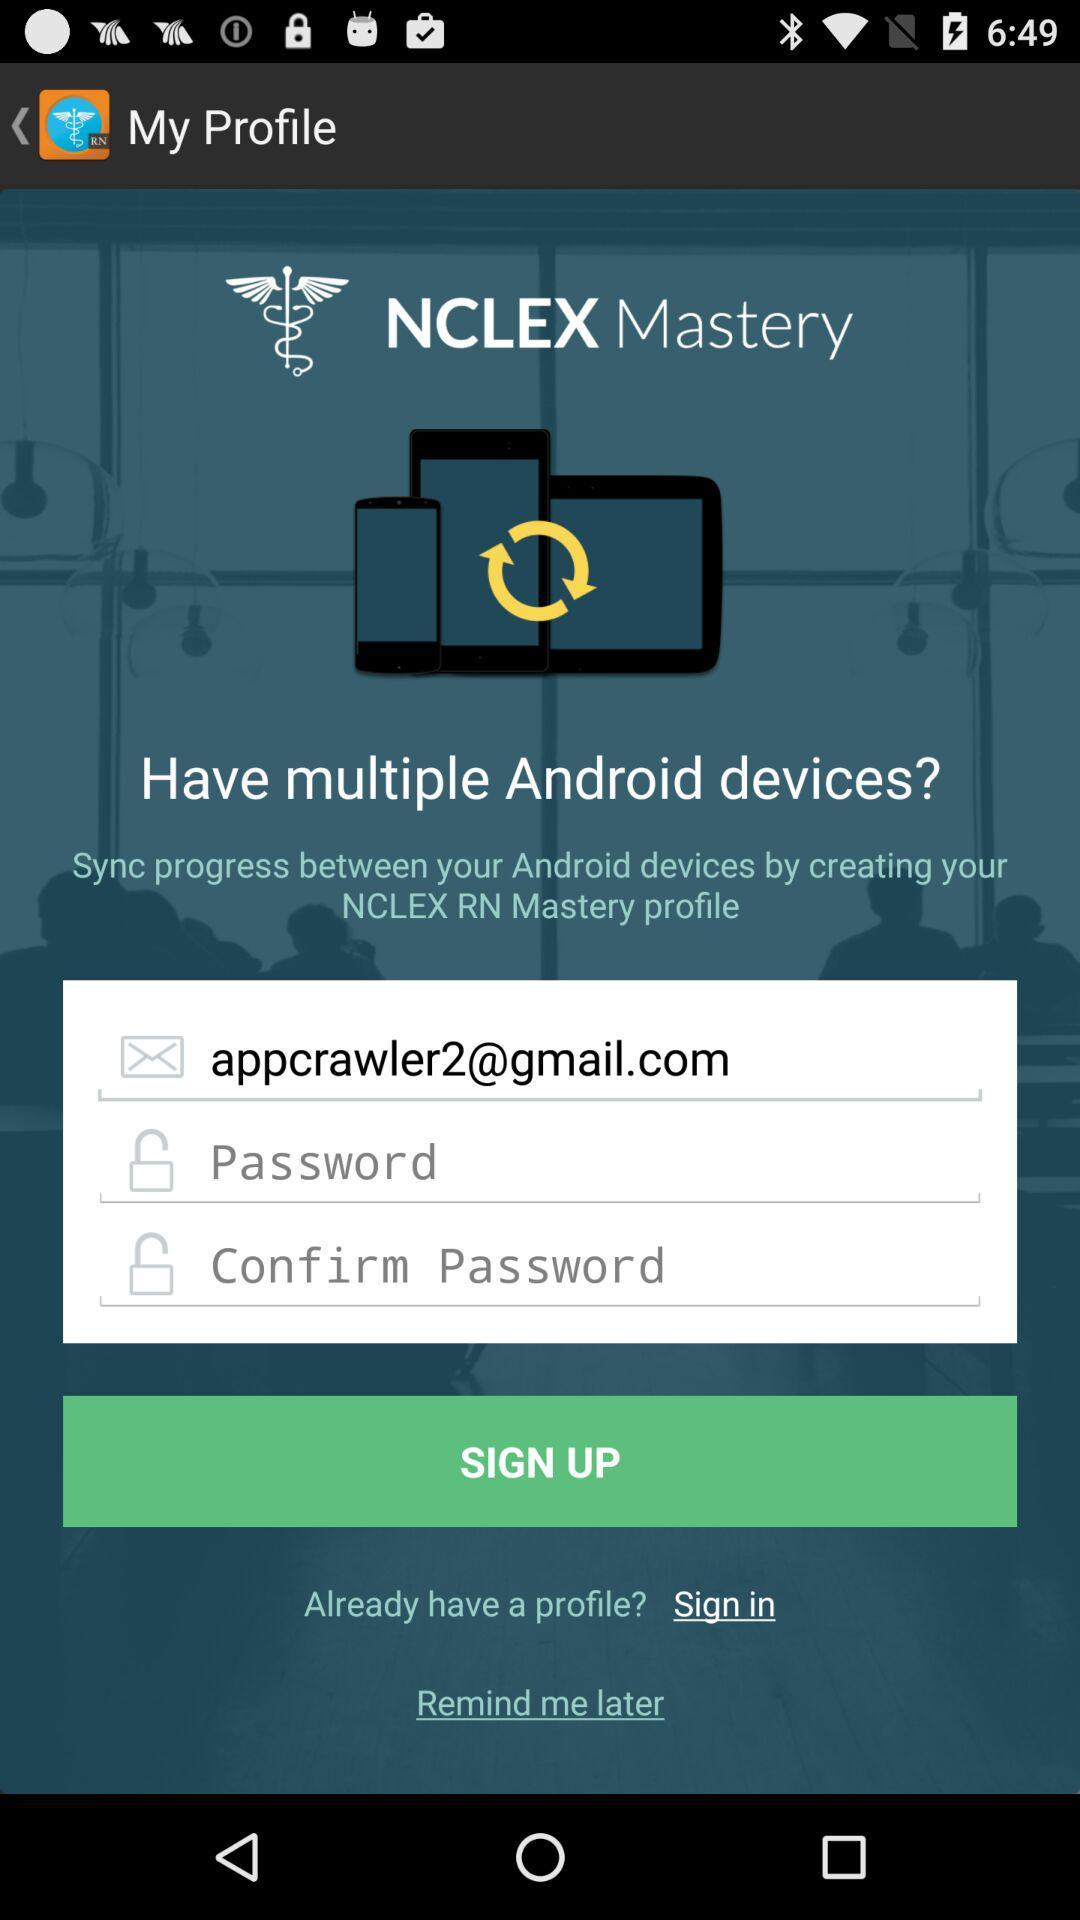 The width and height of the screenshot is (1080, 1920). What do you see at coordinates (540, 1161) in the screenshot?
I see `password` at bounding box center [540, 1161].